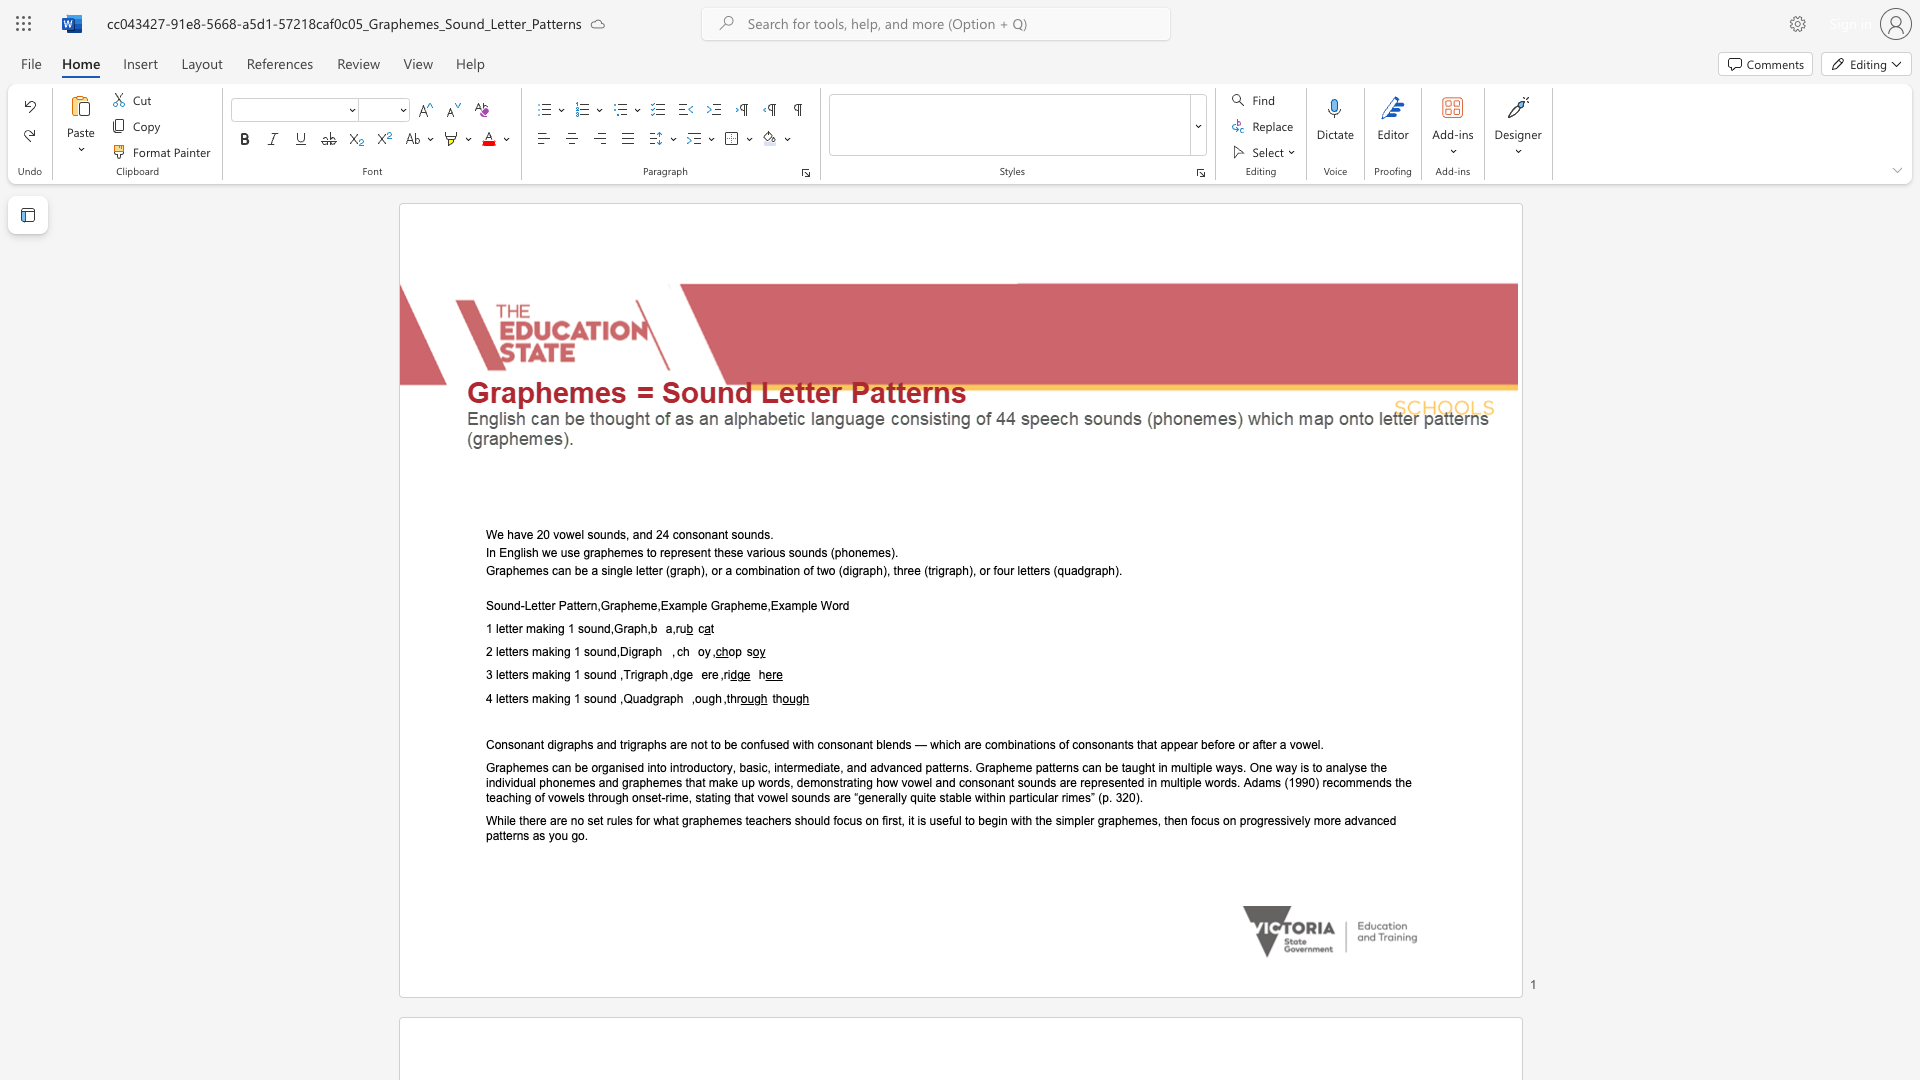 The width and height of the screenshot is (1920, 1080). Describe the element at coordinates (636, 605) in the screenshot. I see `the 4th character "e" in the text` at that location.